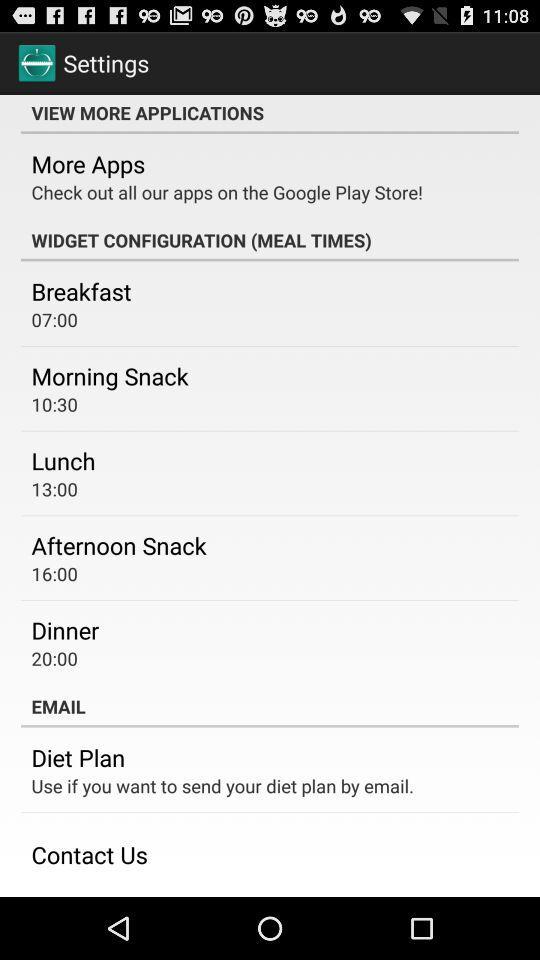  What do you see at coordinates (270, 240) in the screenshot?
I see `the icon above breakfast` at bounding box center [270, 240].